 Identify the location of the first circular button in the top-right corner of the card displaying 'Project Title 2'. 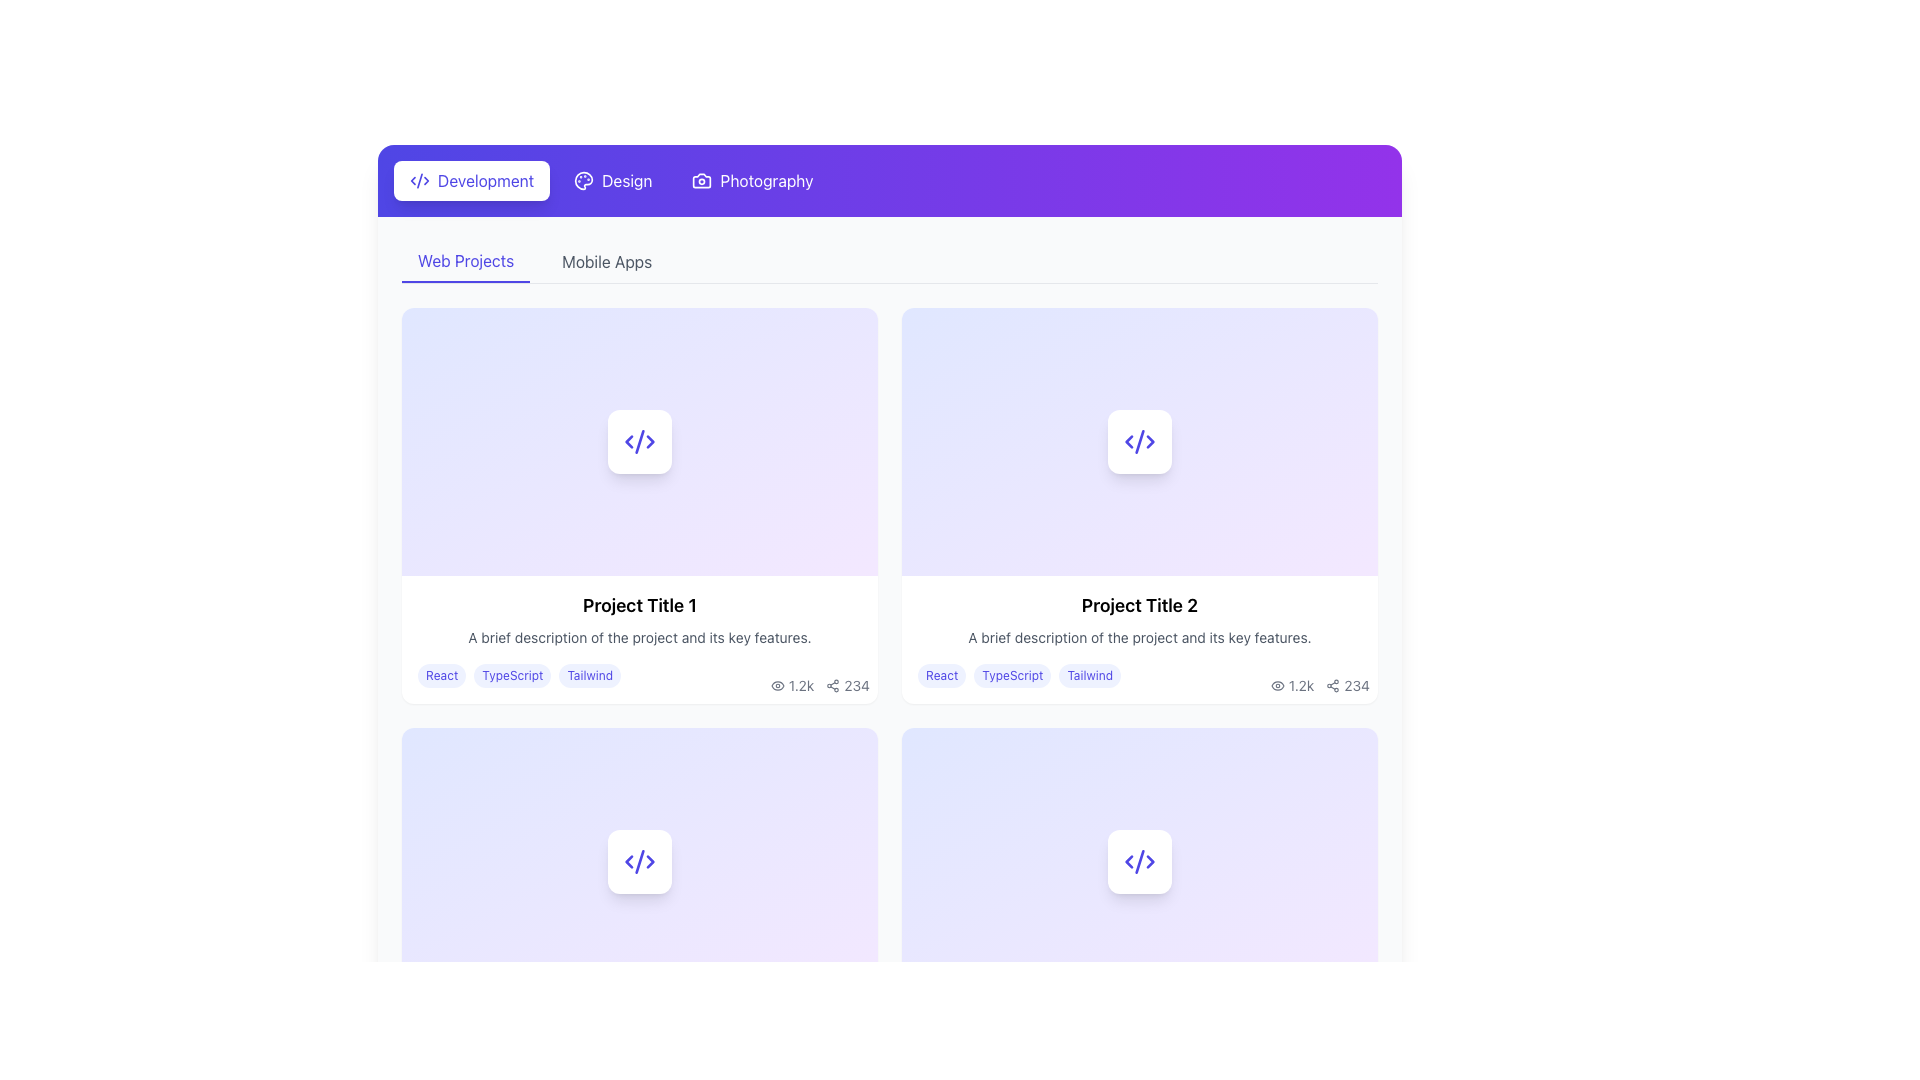
(1272, 330).